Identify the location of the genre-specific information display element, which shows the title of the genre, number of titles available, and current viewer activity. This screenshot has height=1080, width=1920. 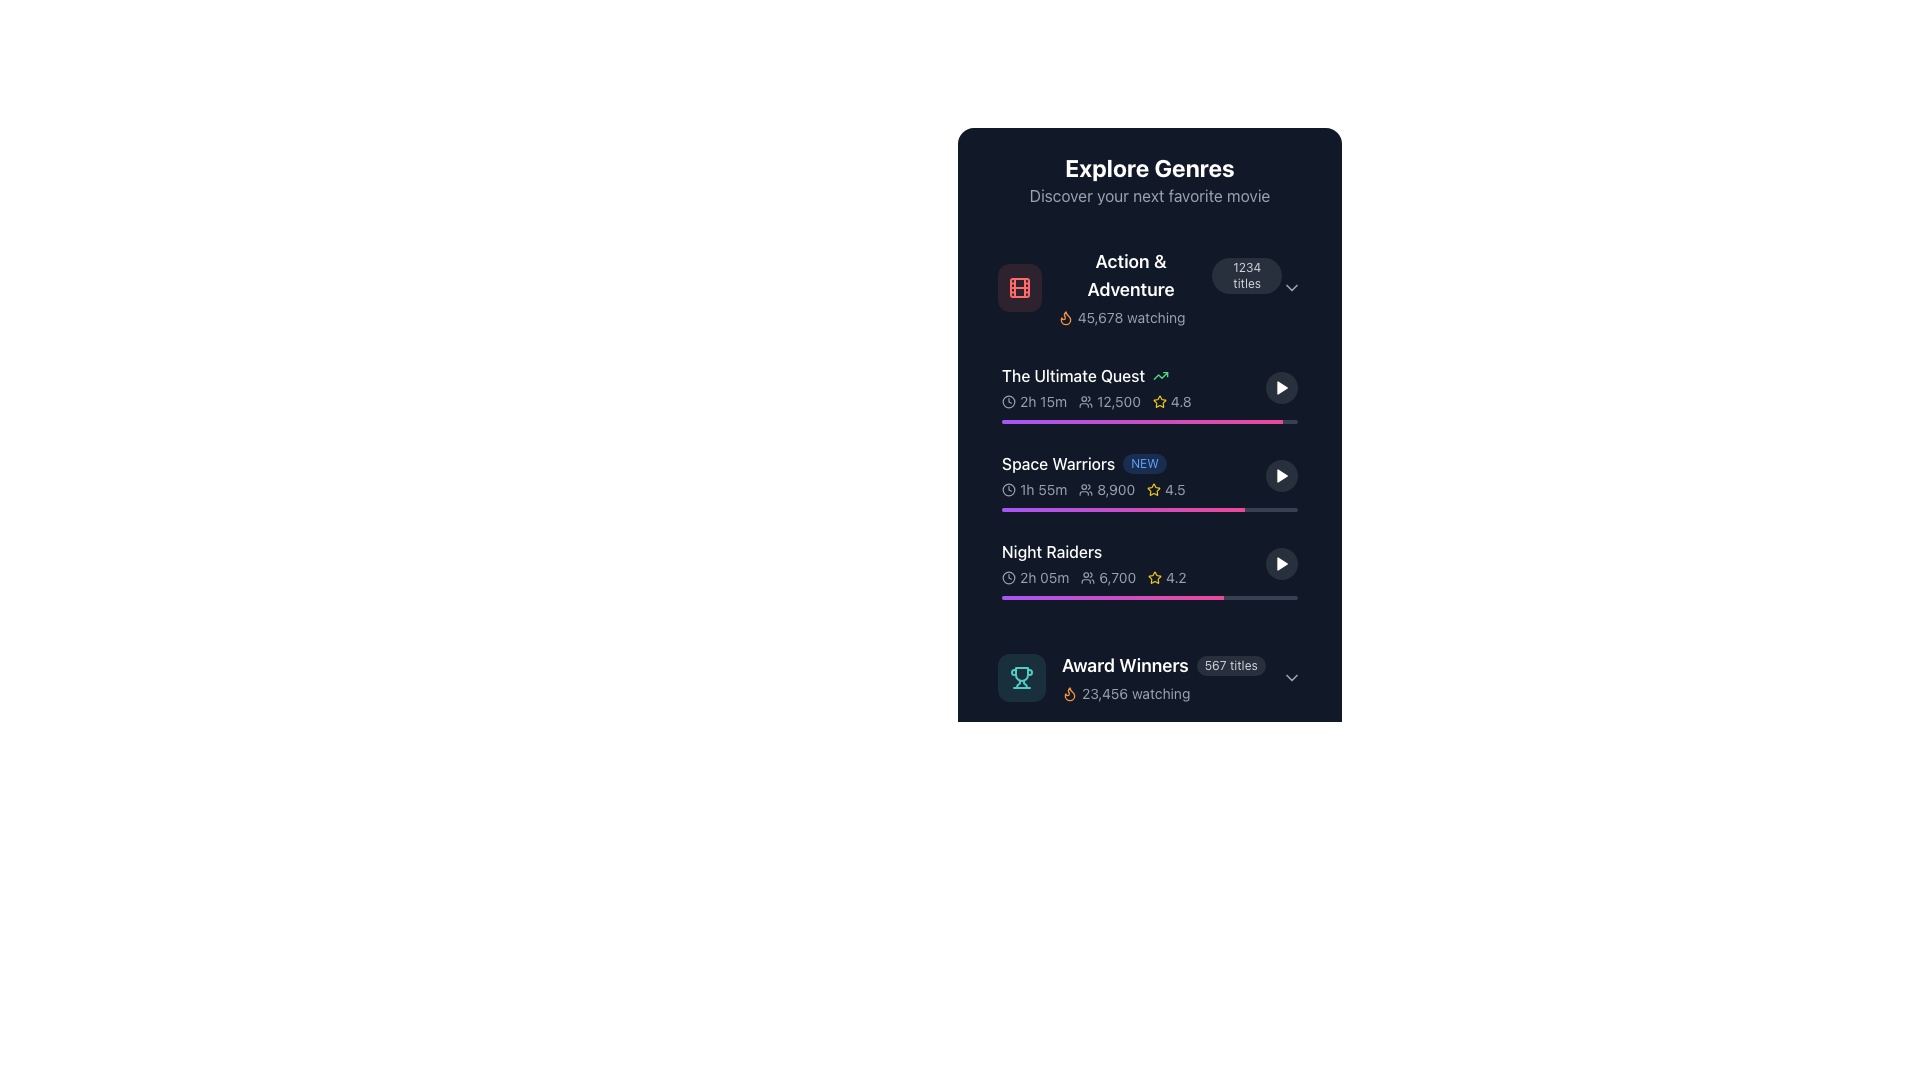
(1163, 677).